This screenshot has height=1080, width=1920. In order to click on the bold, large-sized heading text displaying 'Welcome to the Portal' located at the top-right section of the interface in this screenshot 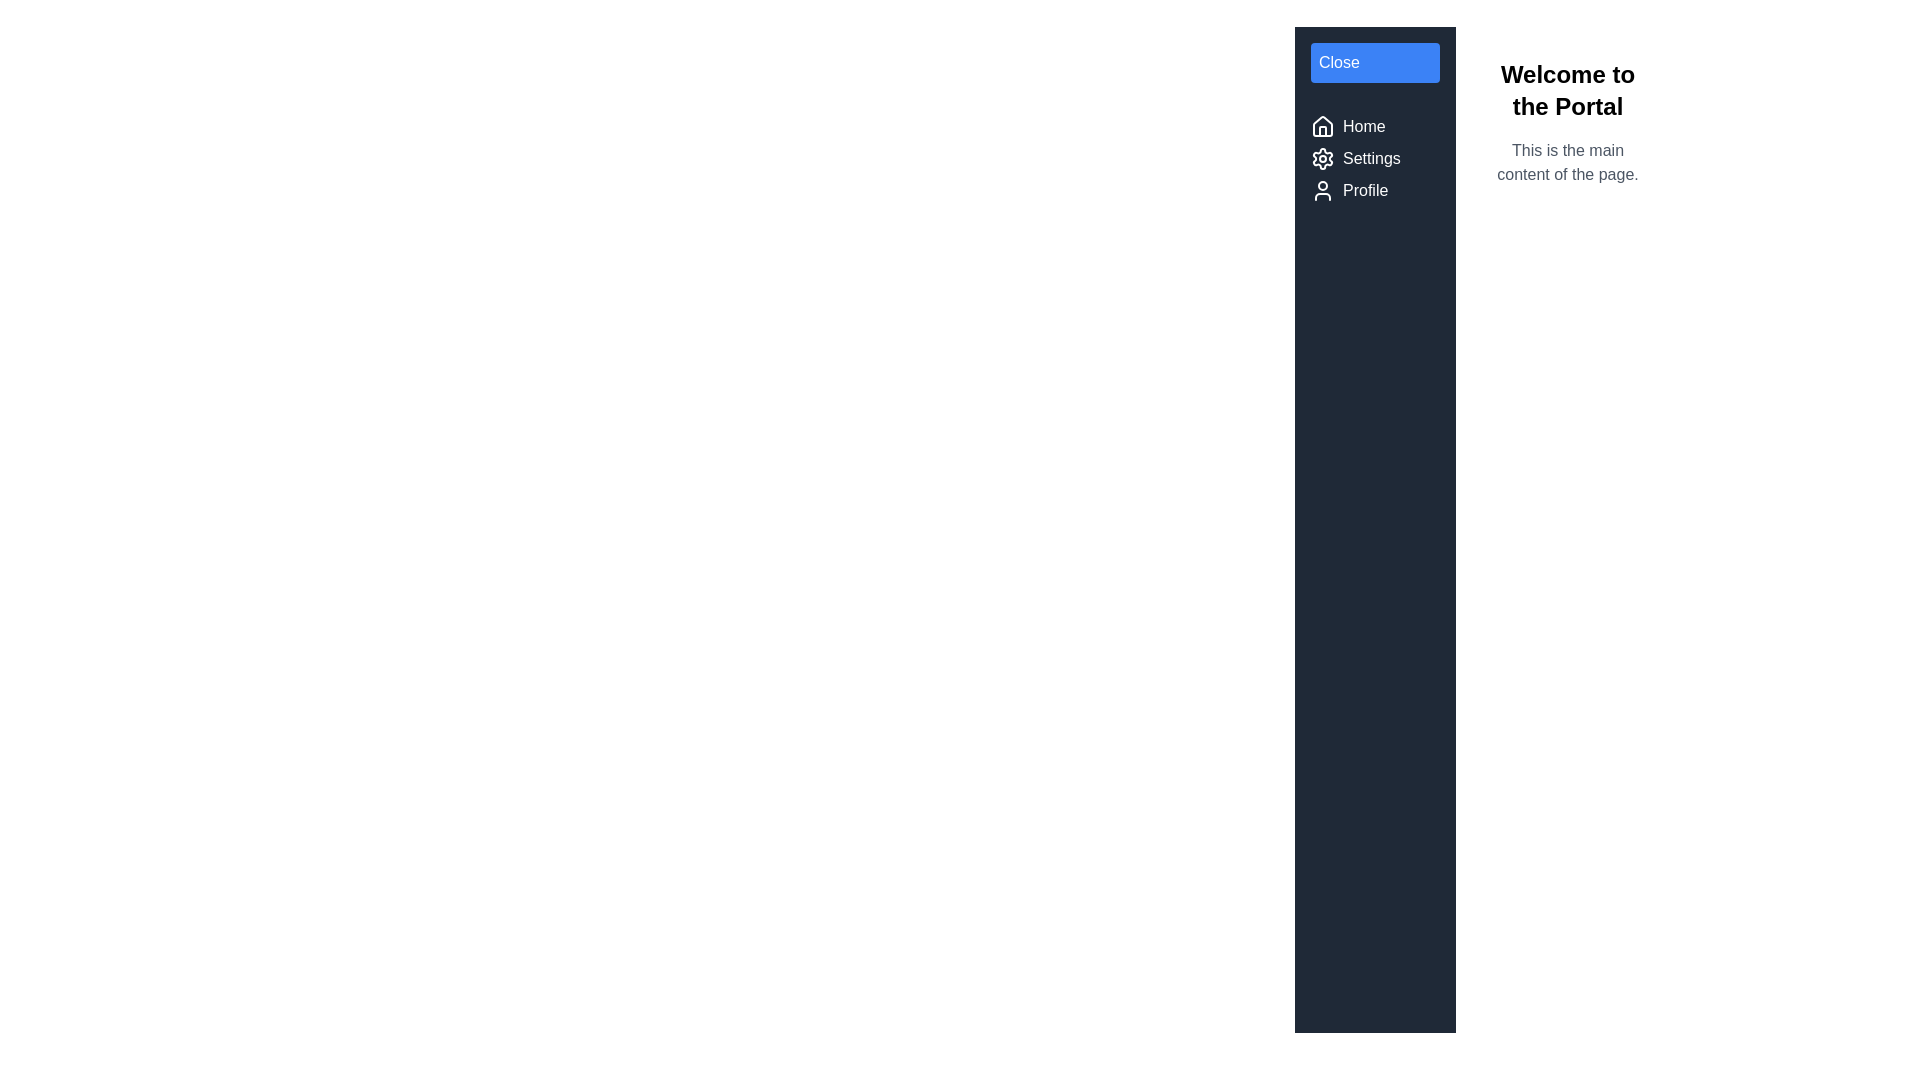, I will do `click(1567, 91)`.